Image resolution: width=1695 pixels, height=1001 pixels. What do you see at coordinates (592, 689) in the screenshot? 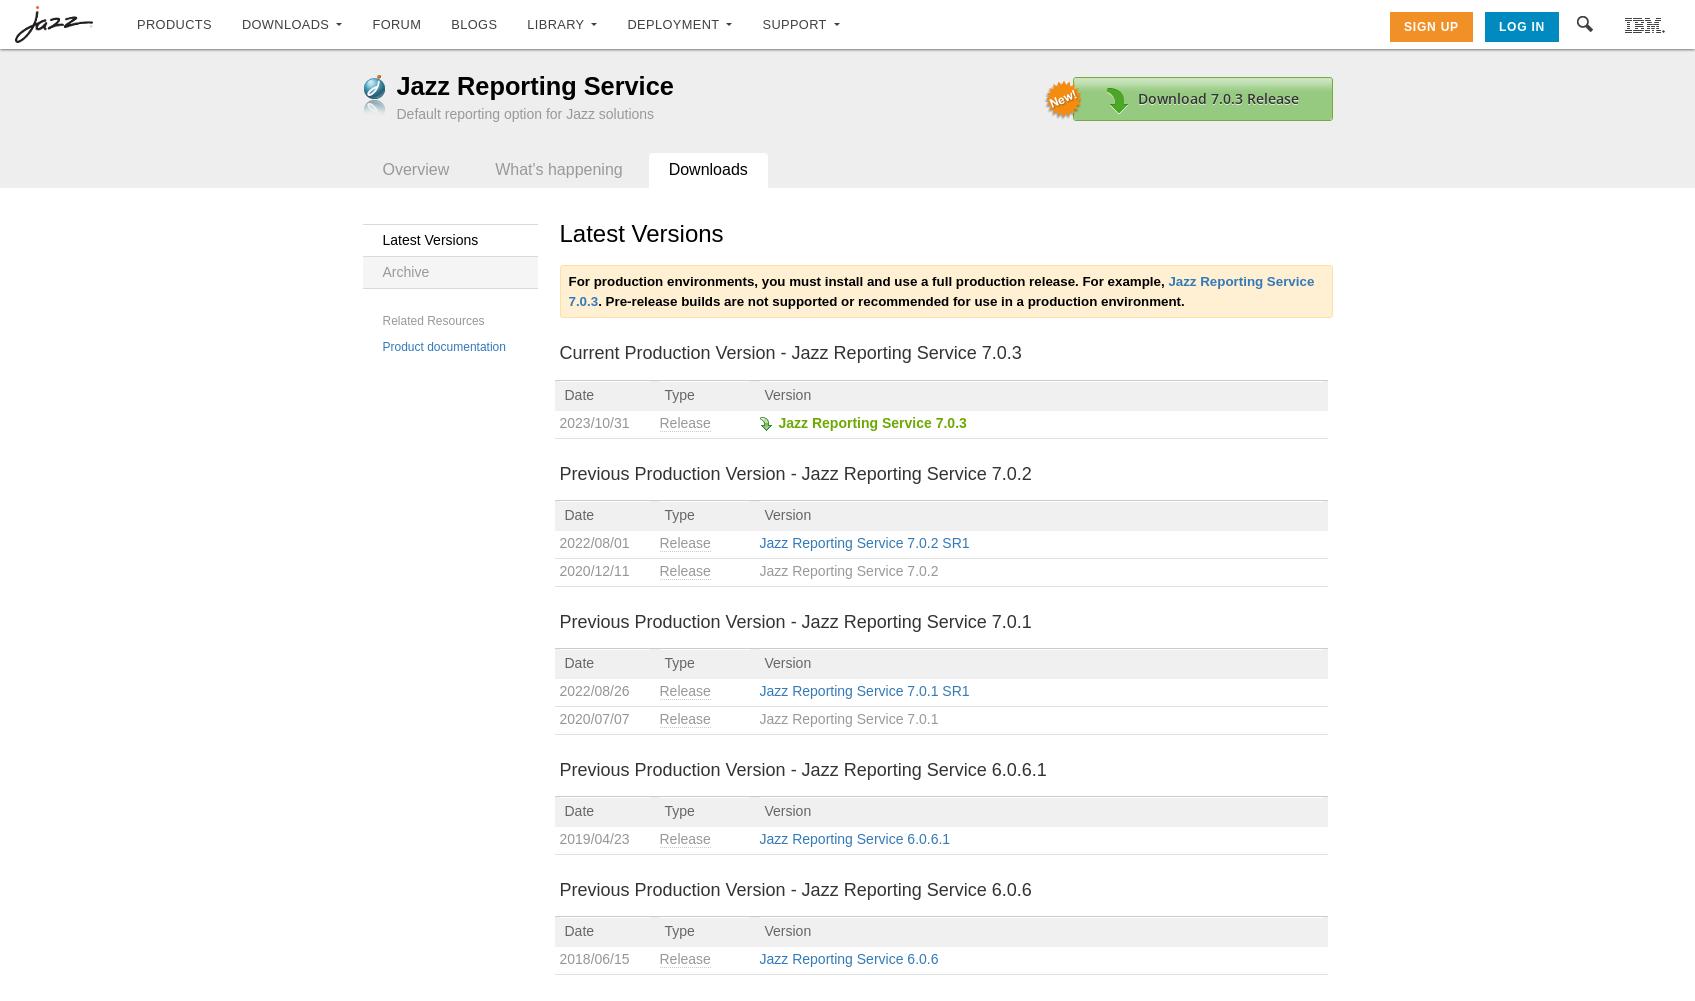
I see `'2022/08/26'` at bounding box center [592, 689].